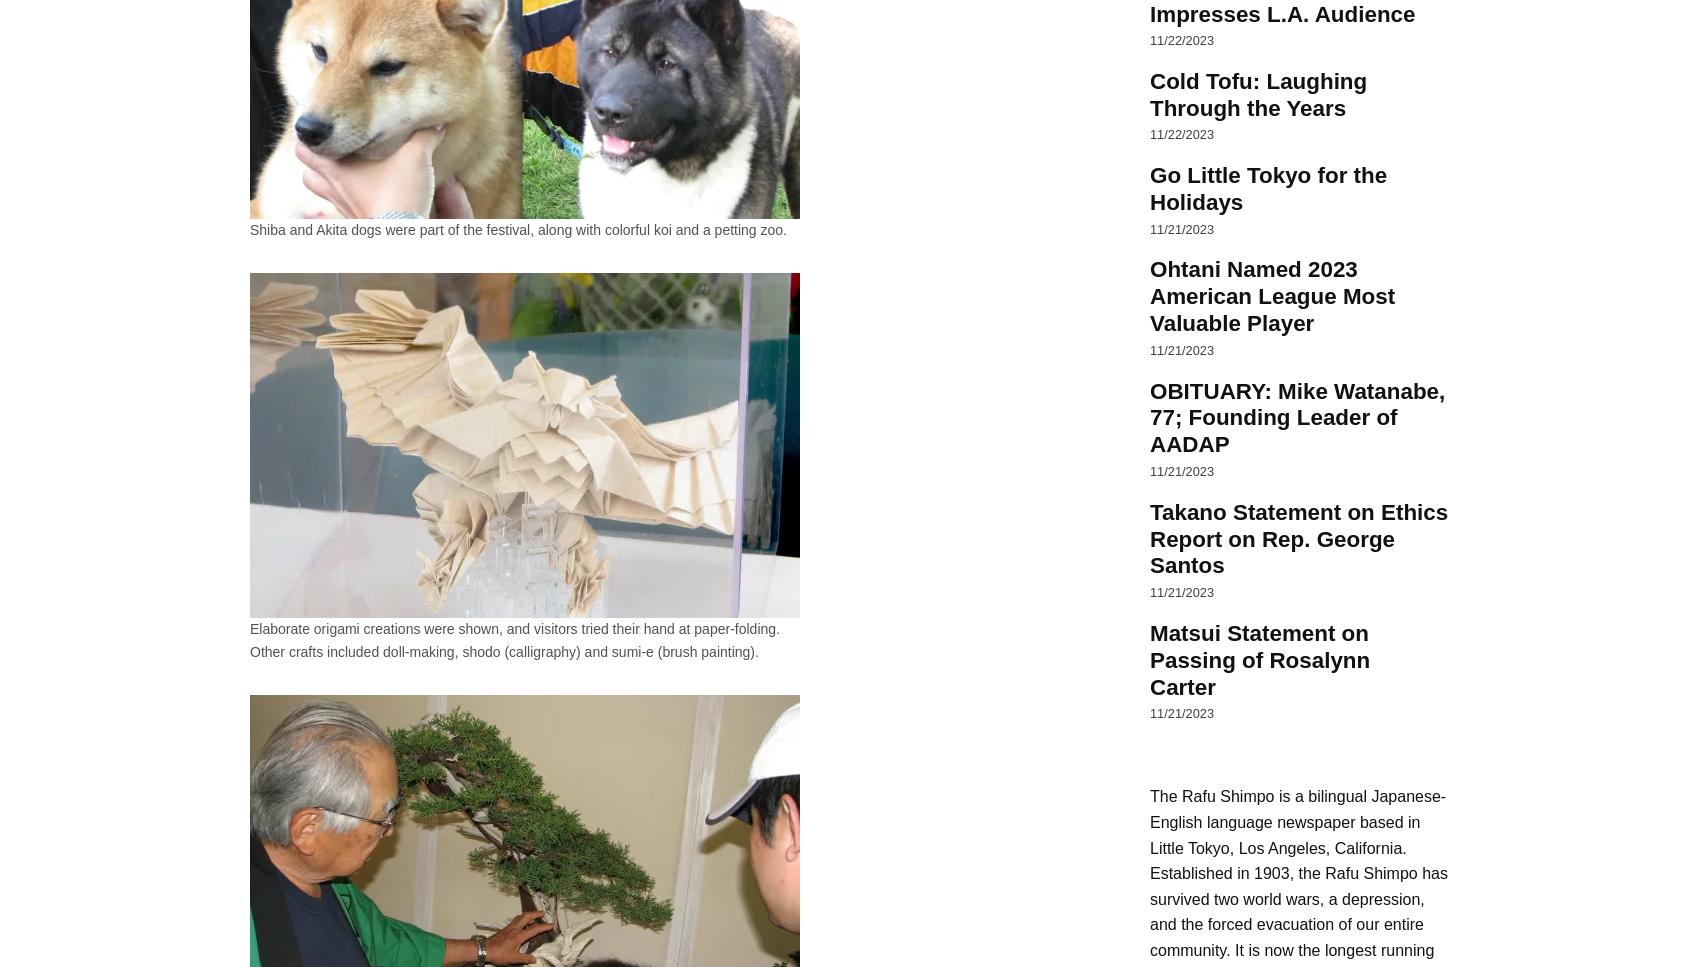 Image resolution: width=1700 pixels, height=967 pixels. What do you see at coordinates (1267, 187) in the screenshot?
I see `'Go Little Tokyo for the Holidays'` at bounding box center [1267, 187].